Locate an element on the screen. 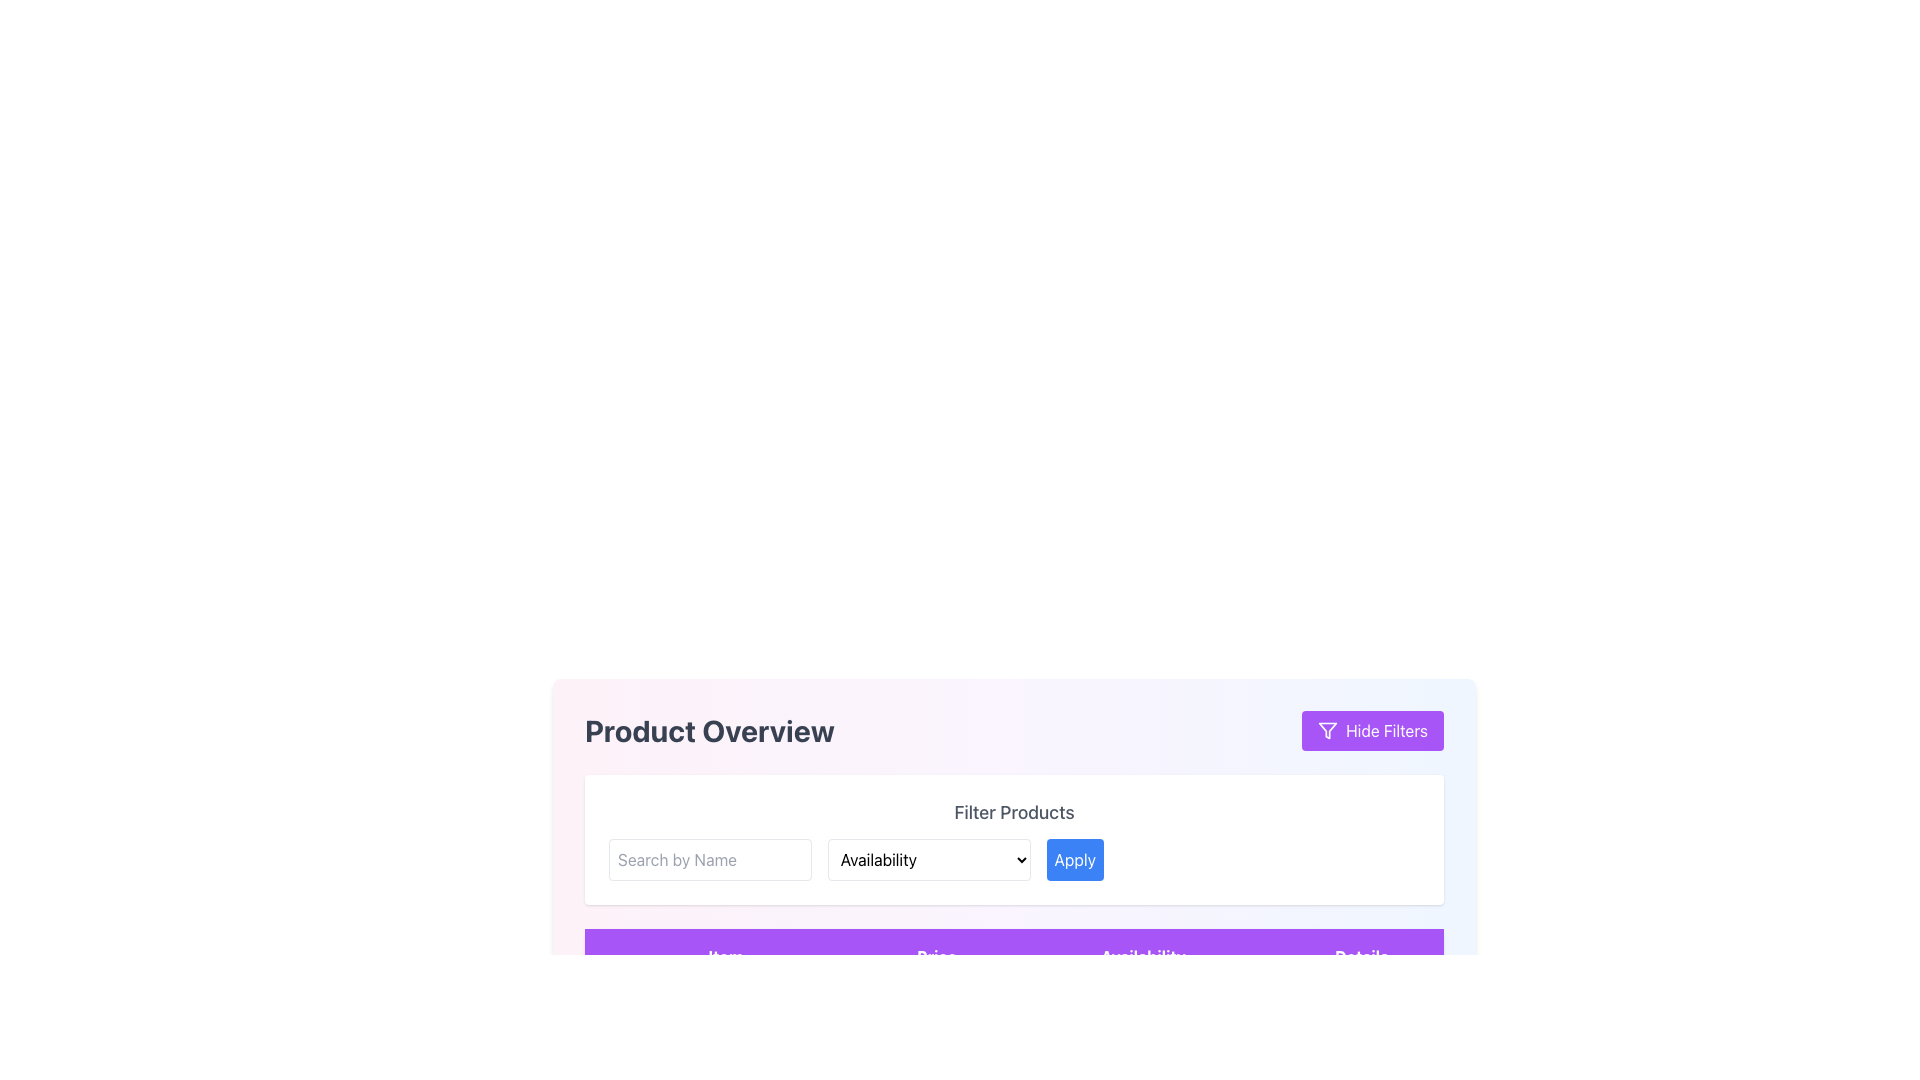 This screenshot has height=1080, width=1920. the text label positioned at the far right of the row, which indicates a section or header related to additional details is located at coordinates (1361, 955).